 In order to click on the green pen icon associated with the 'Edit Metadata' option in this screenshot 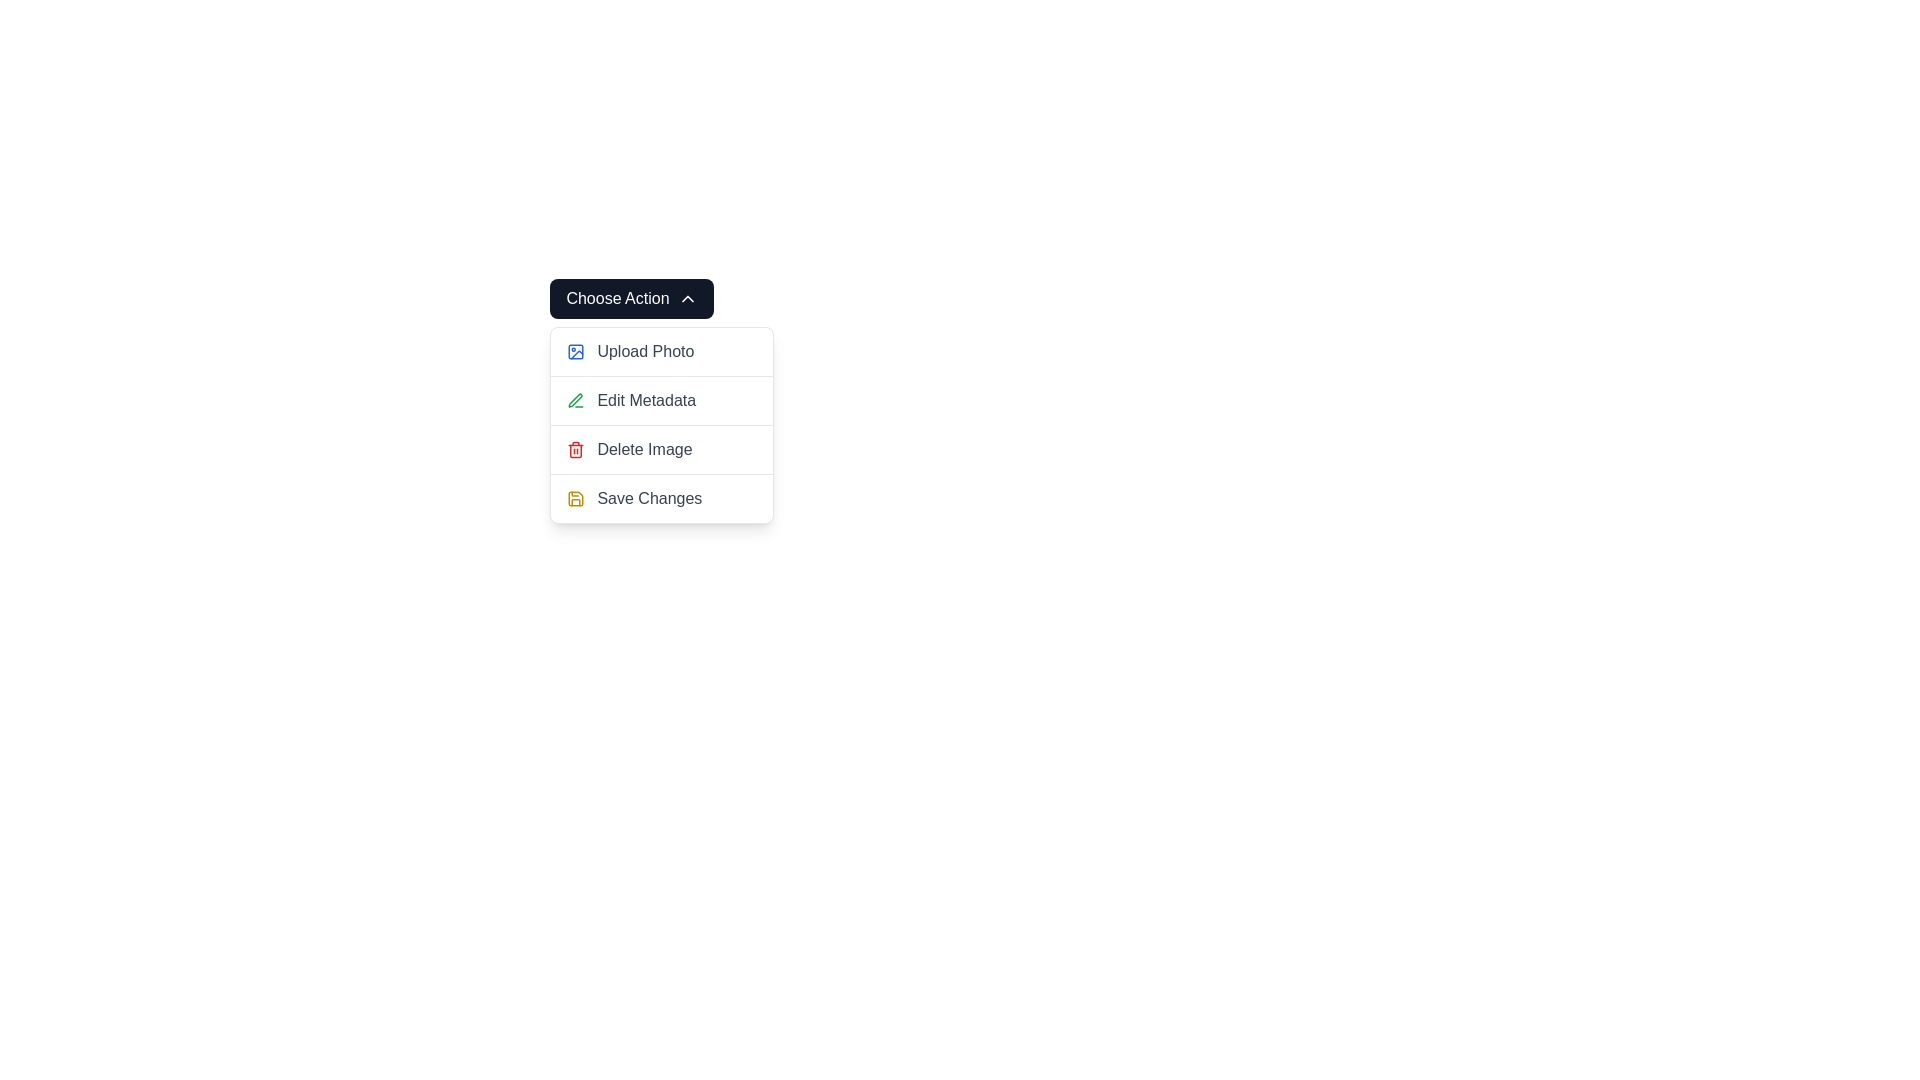, I will do `click(575, 401)`.